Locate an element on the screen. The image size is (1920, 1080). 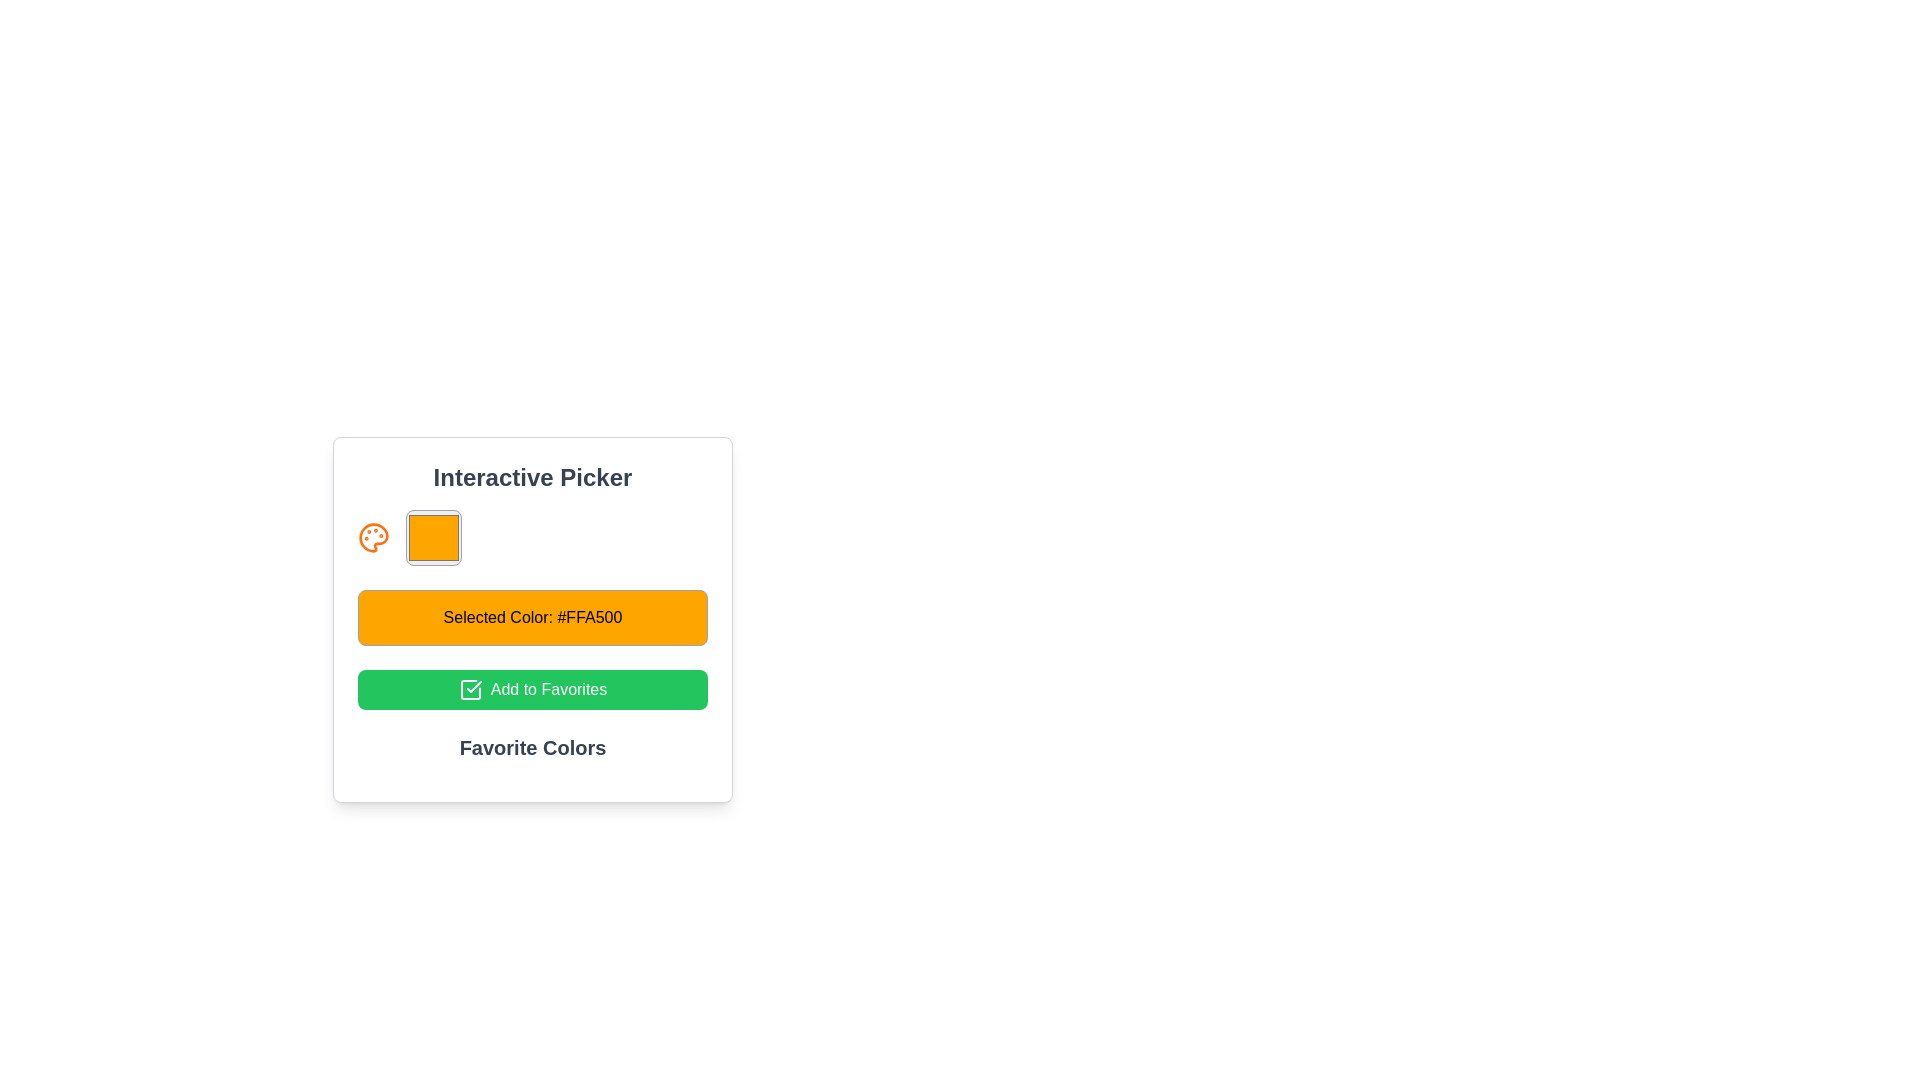
the green square icon with a white checkmark symbol, which is located to the left of the 'Add to Favorites' text inside the button is located at coordinates (469, 689).